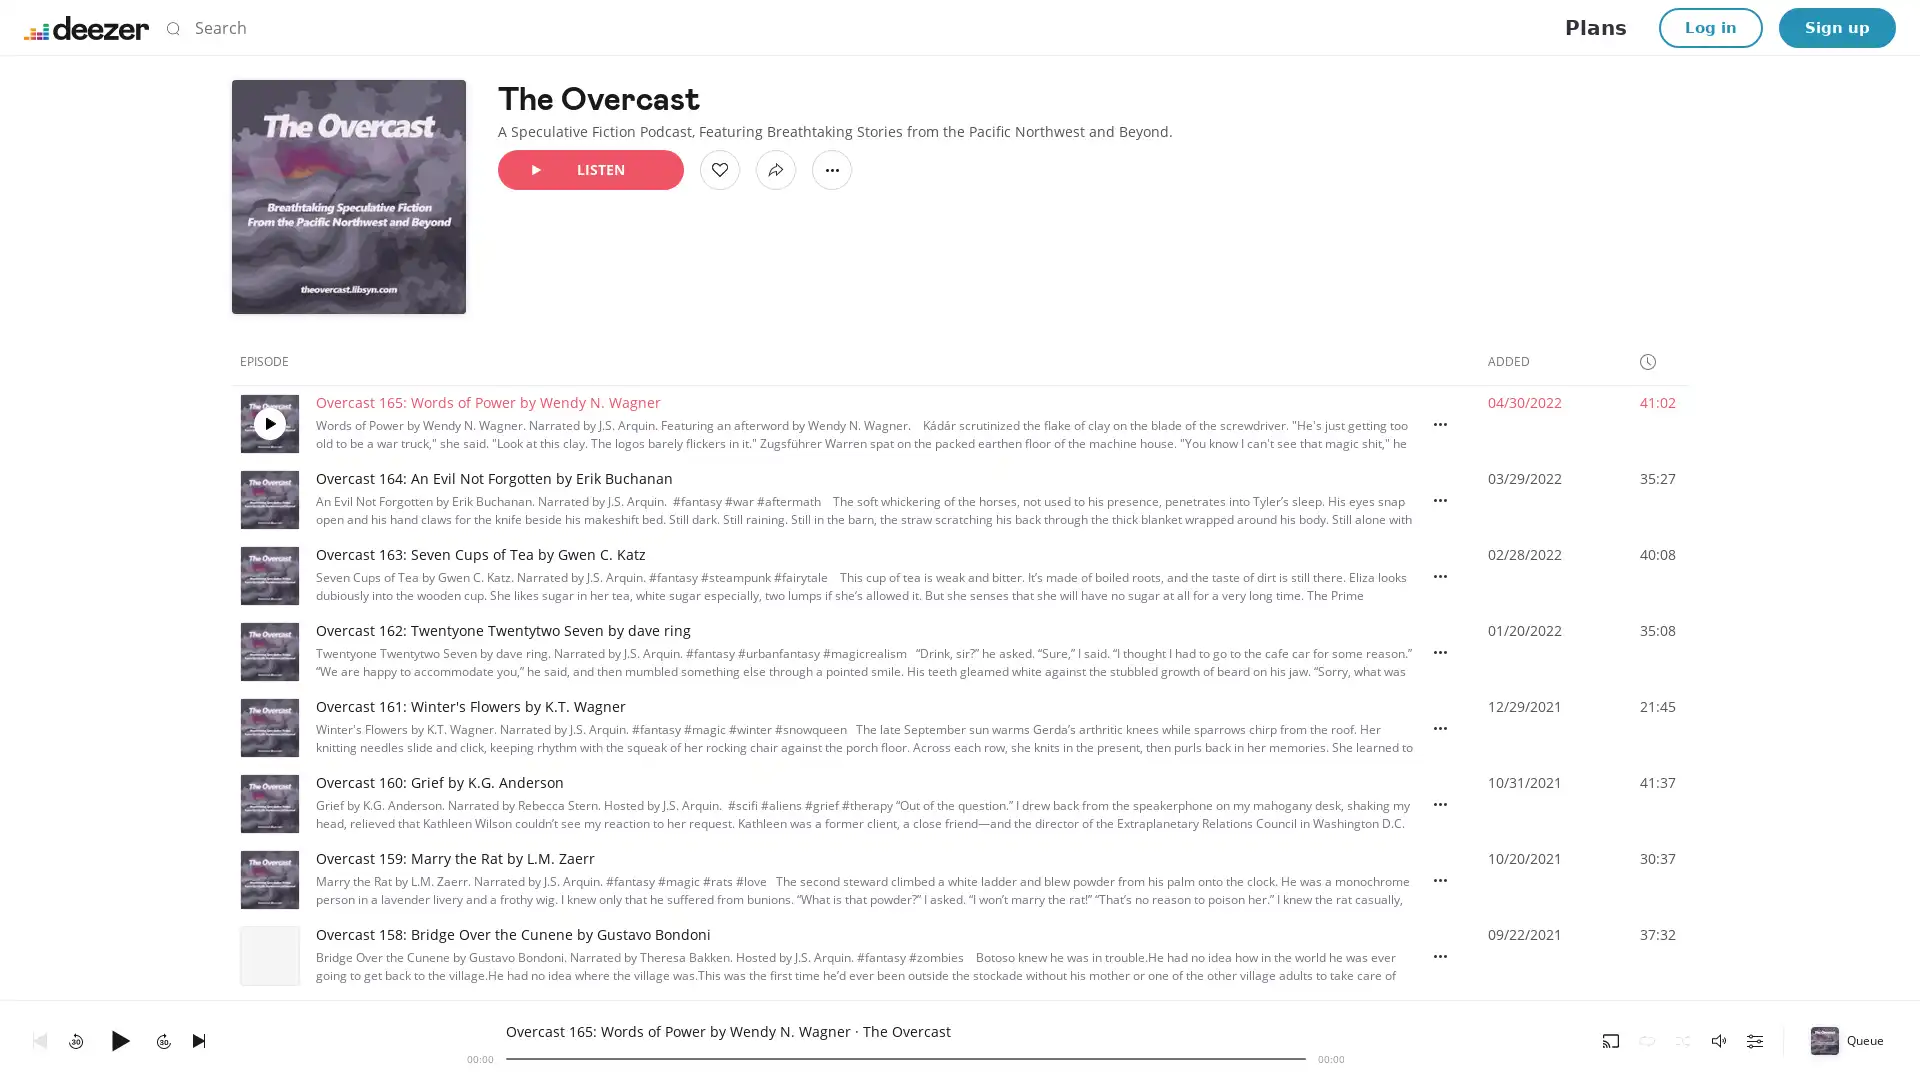 The width and height of the screenshot is (1920, 1080). Describe the element at coordinates (589, 168) in the screenshot. I see `LISTEN` at that location.